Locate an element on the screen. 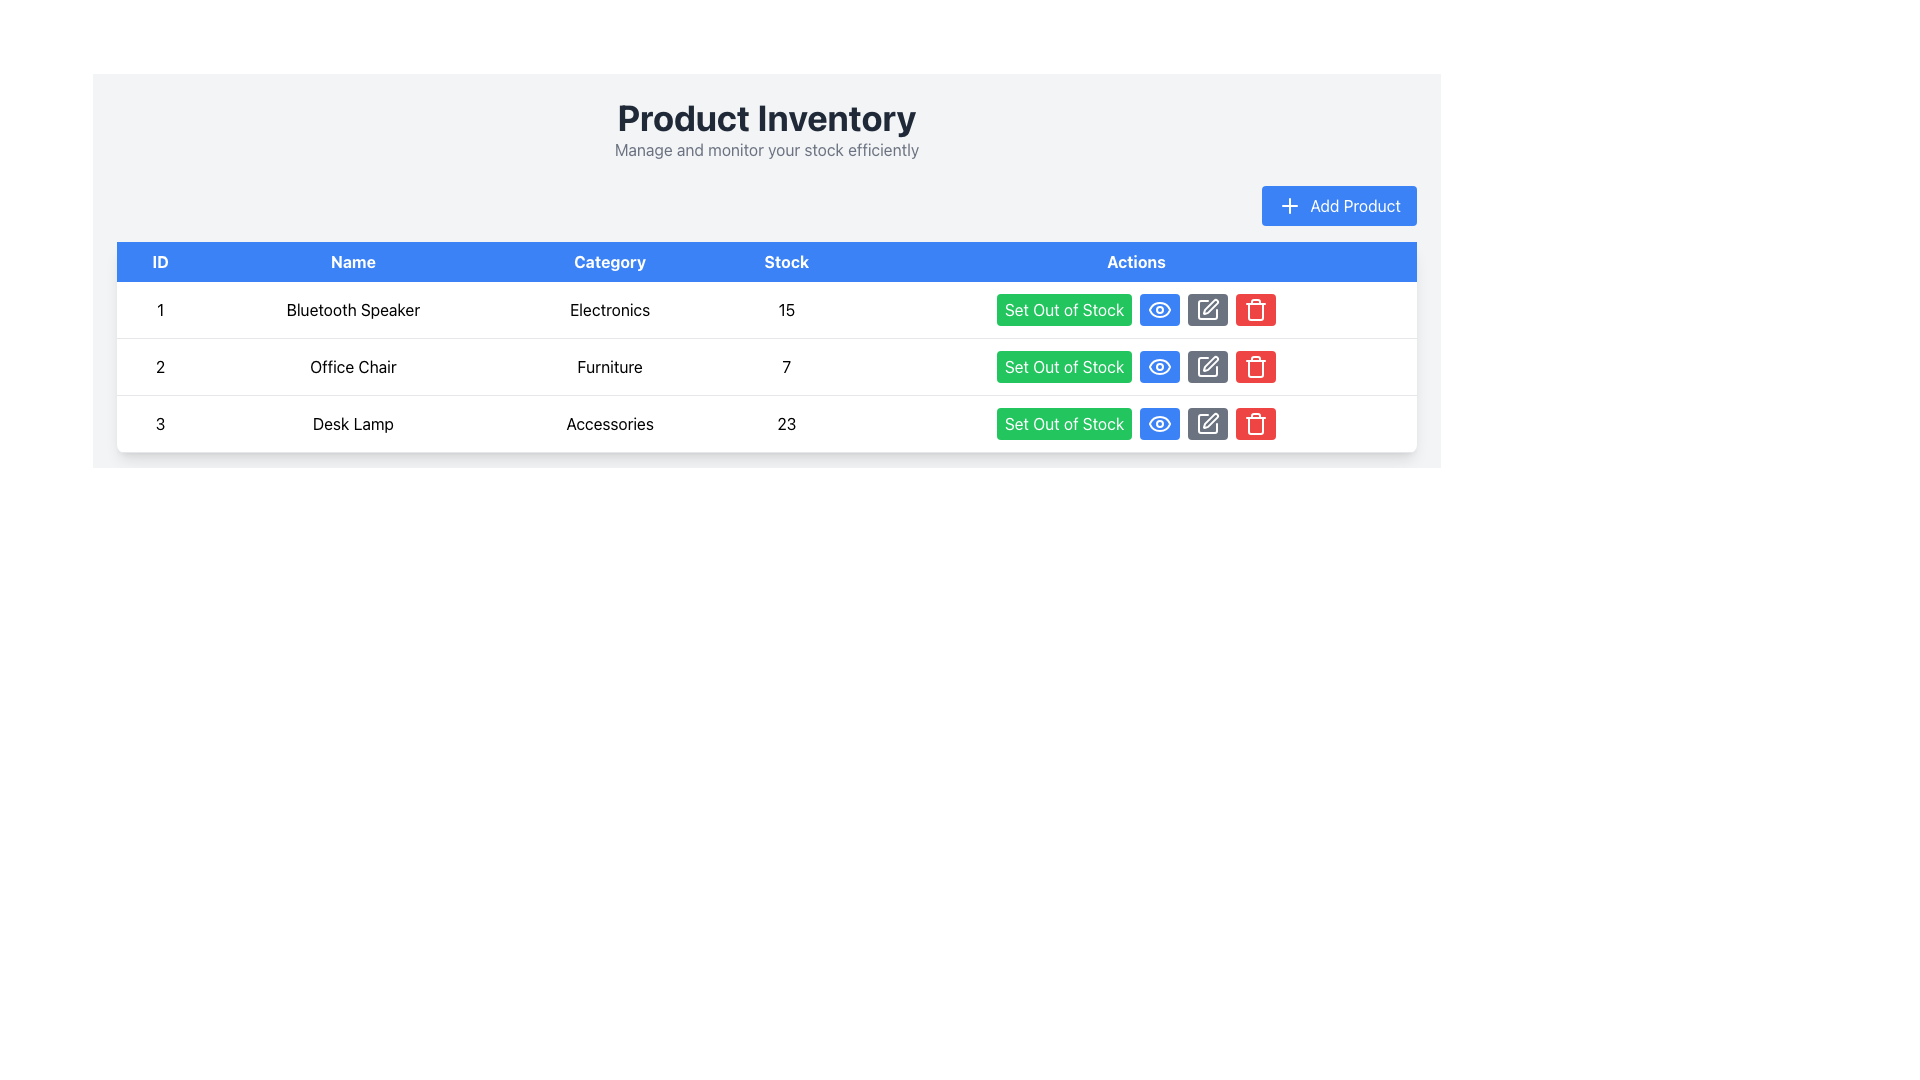  the pencil icon button in the 'Actions' column of the third table row associated with the 'Desk Lamp' entry is located at coordinates (1207, 423).